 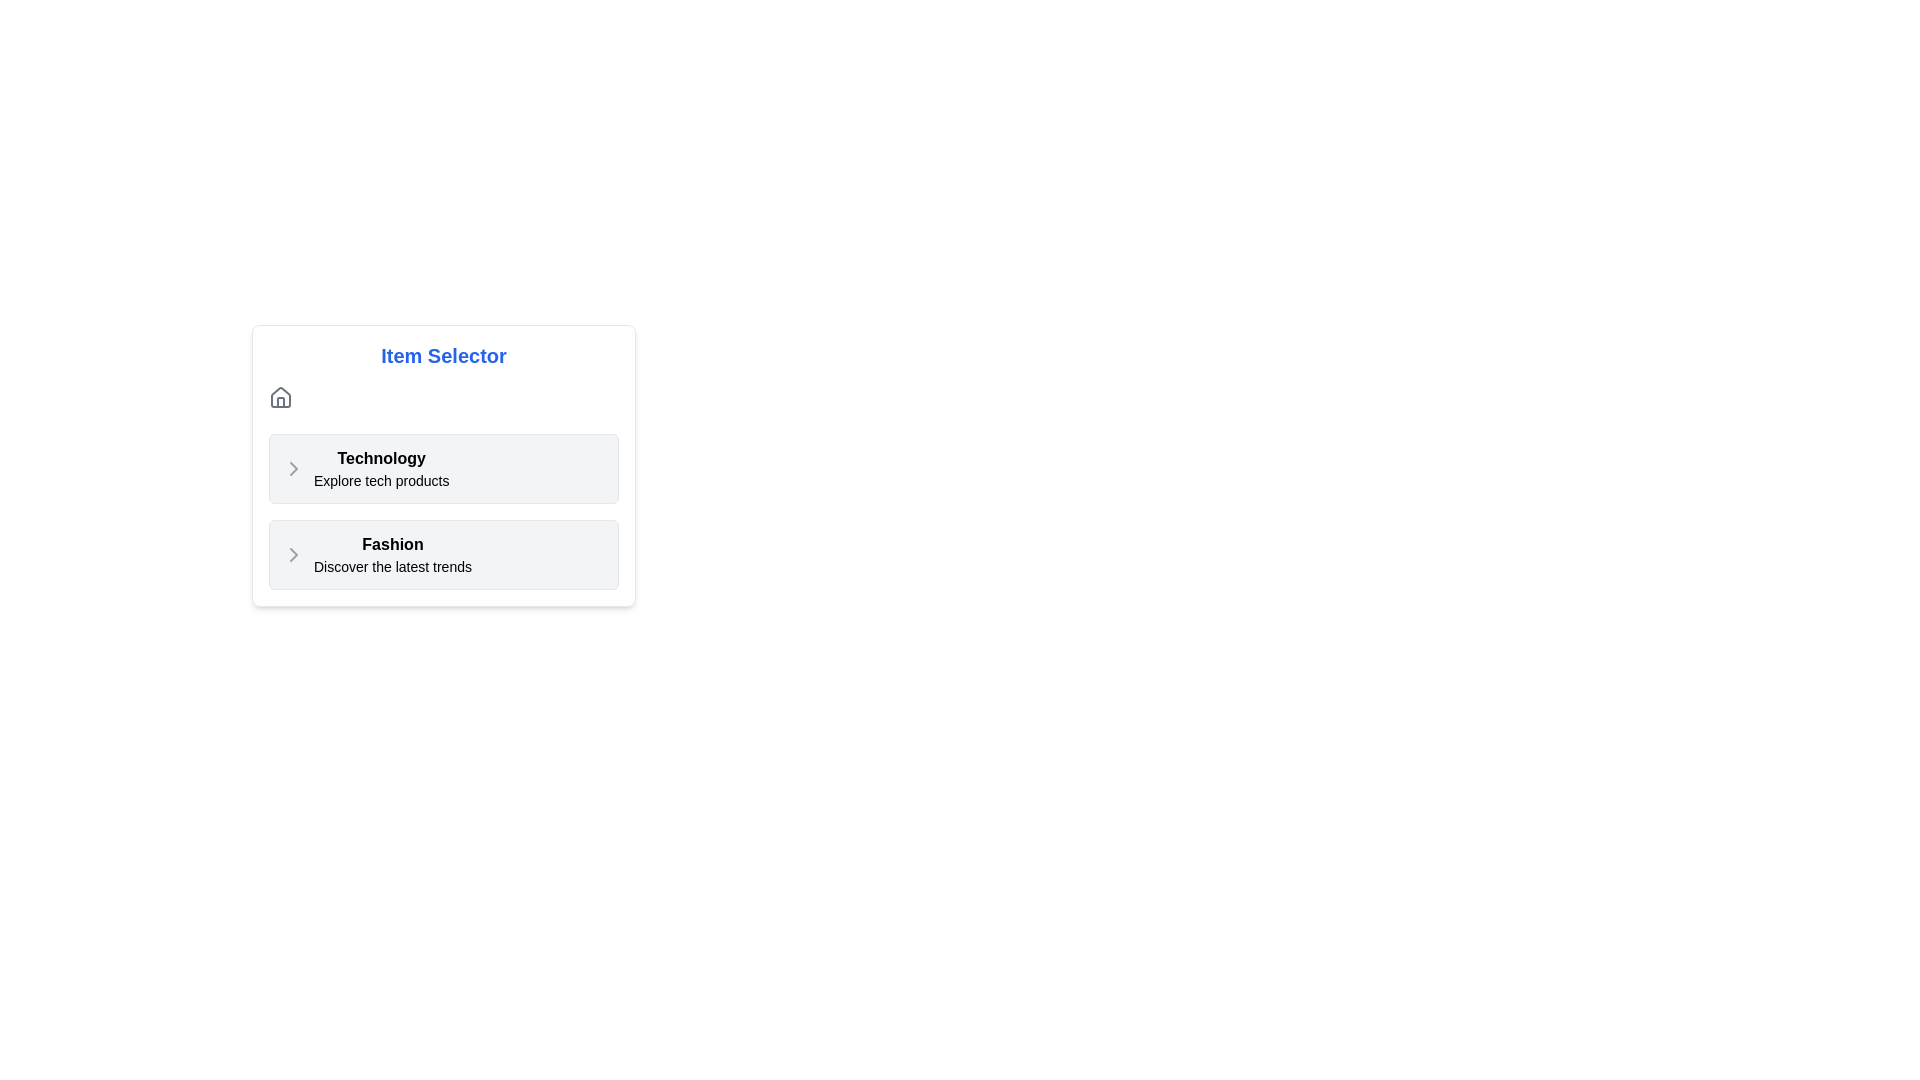 What do you see at coordinates (381, 481) in the screenshot?
I see `the Text Label that serves as a description for the 'Technology' item, located below the 'Technology' header and above the 'Fashion' item` at bounding box center [381, 481].